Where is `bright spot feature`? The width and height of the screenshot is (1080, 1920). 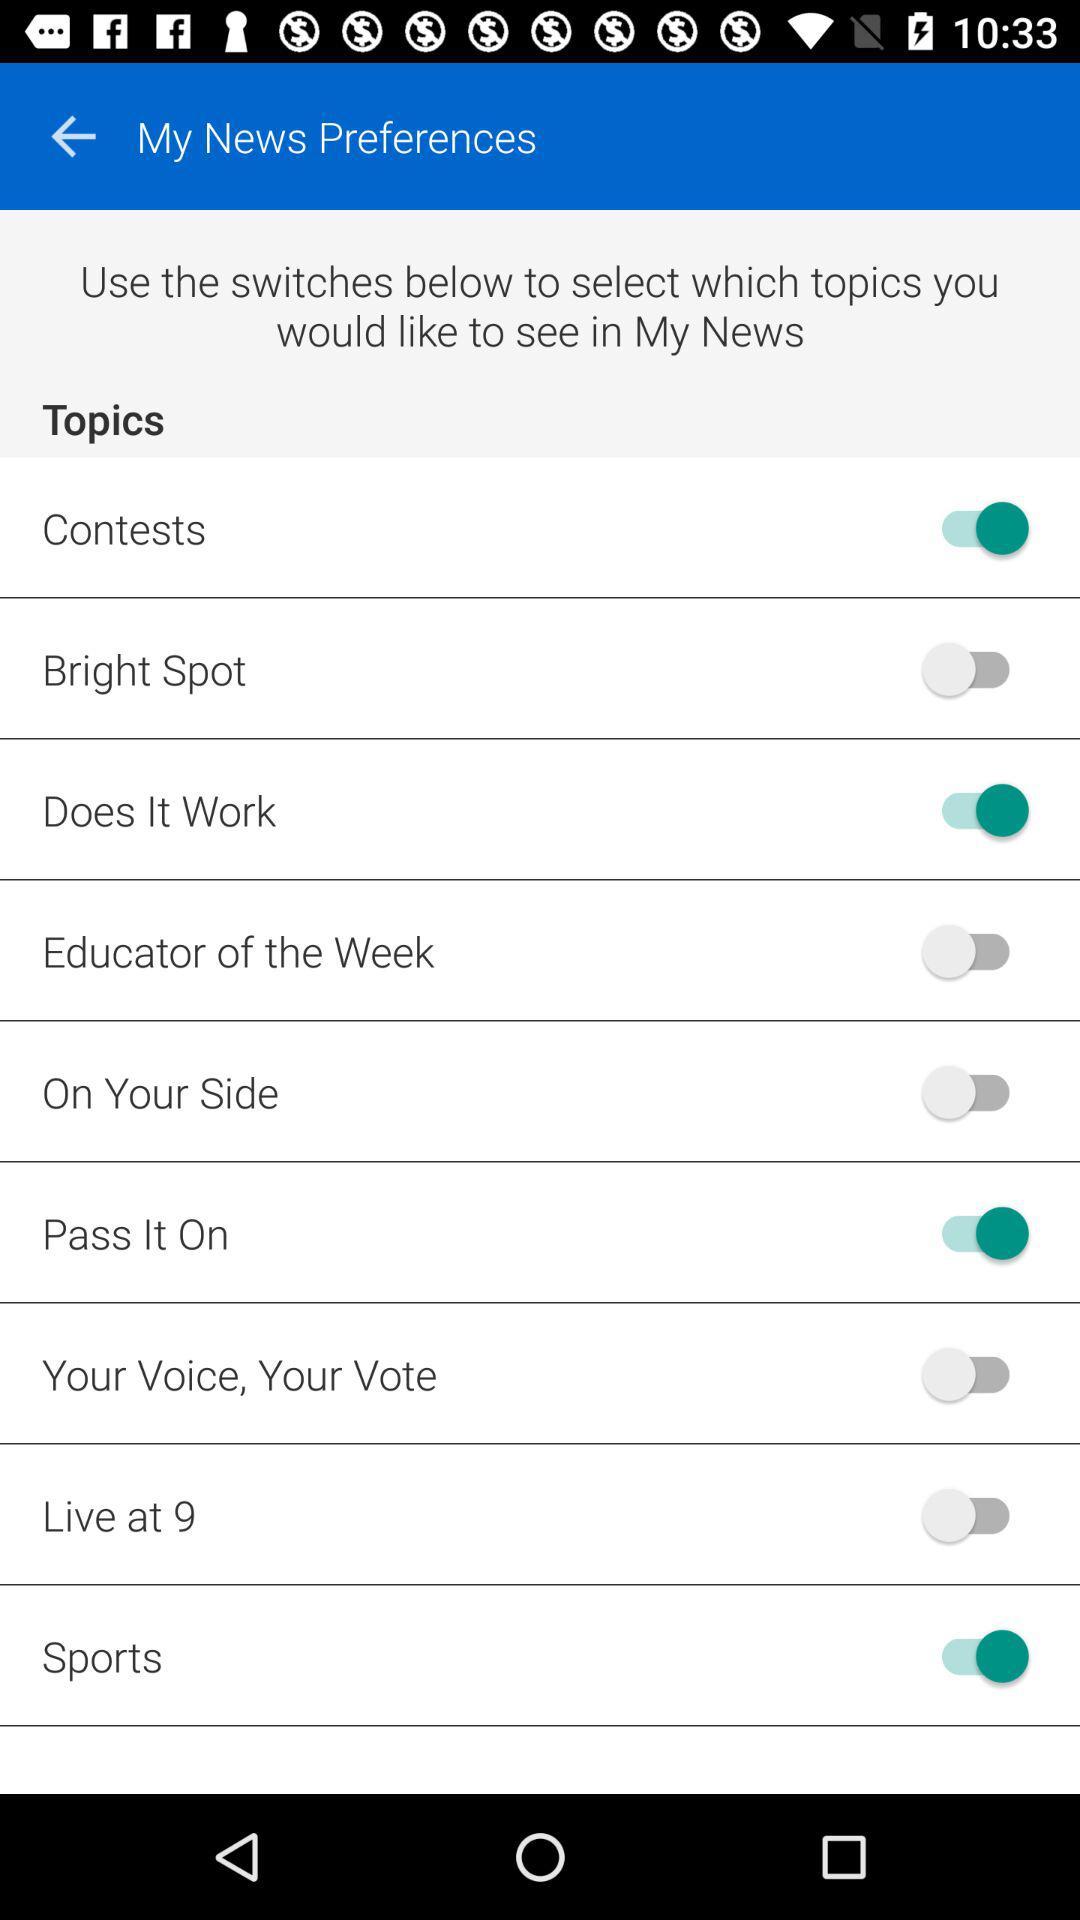
bright spot feature is located at coordinates (974, 668).